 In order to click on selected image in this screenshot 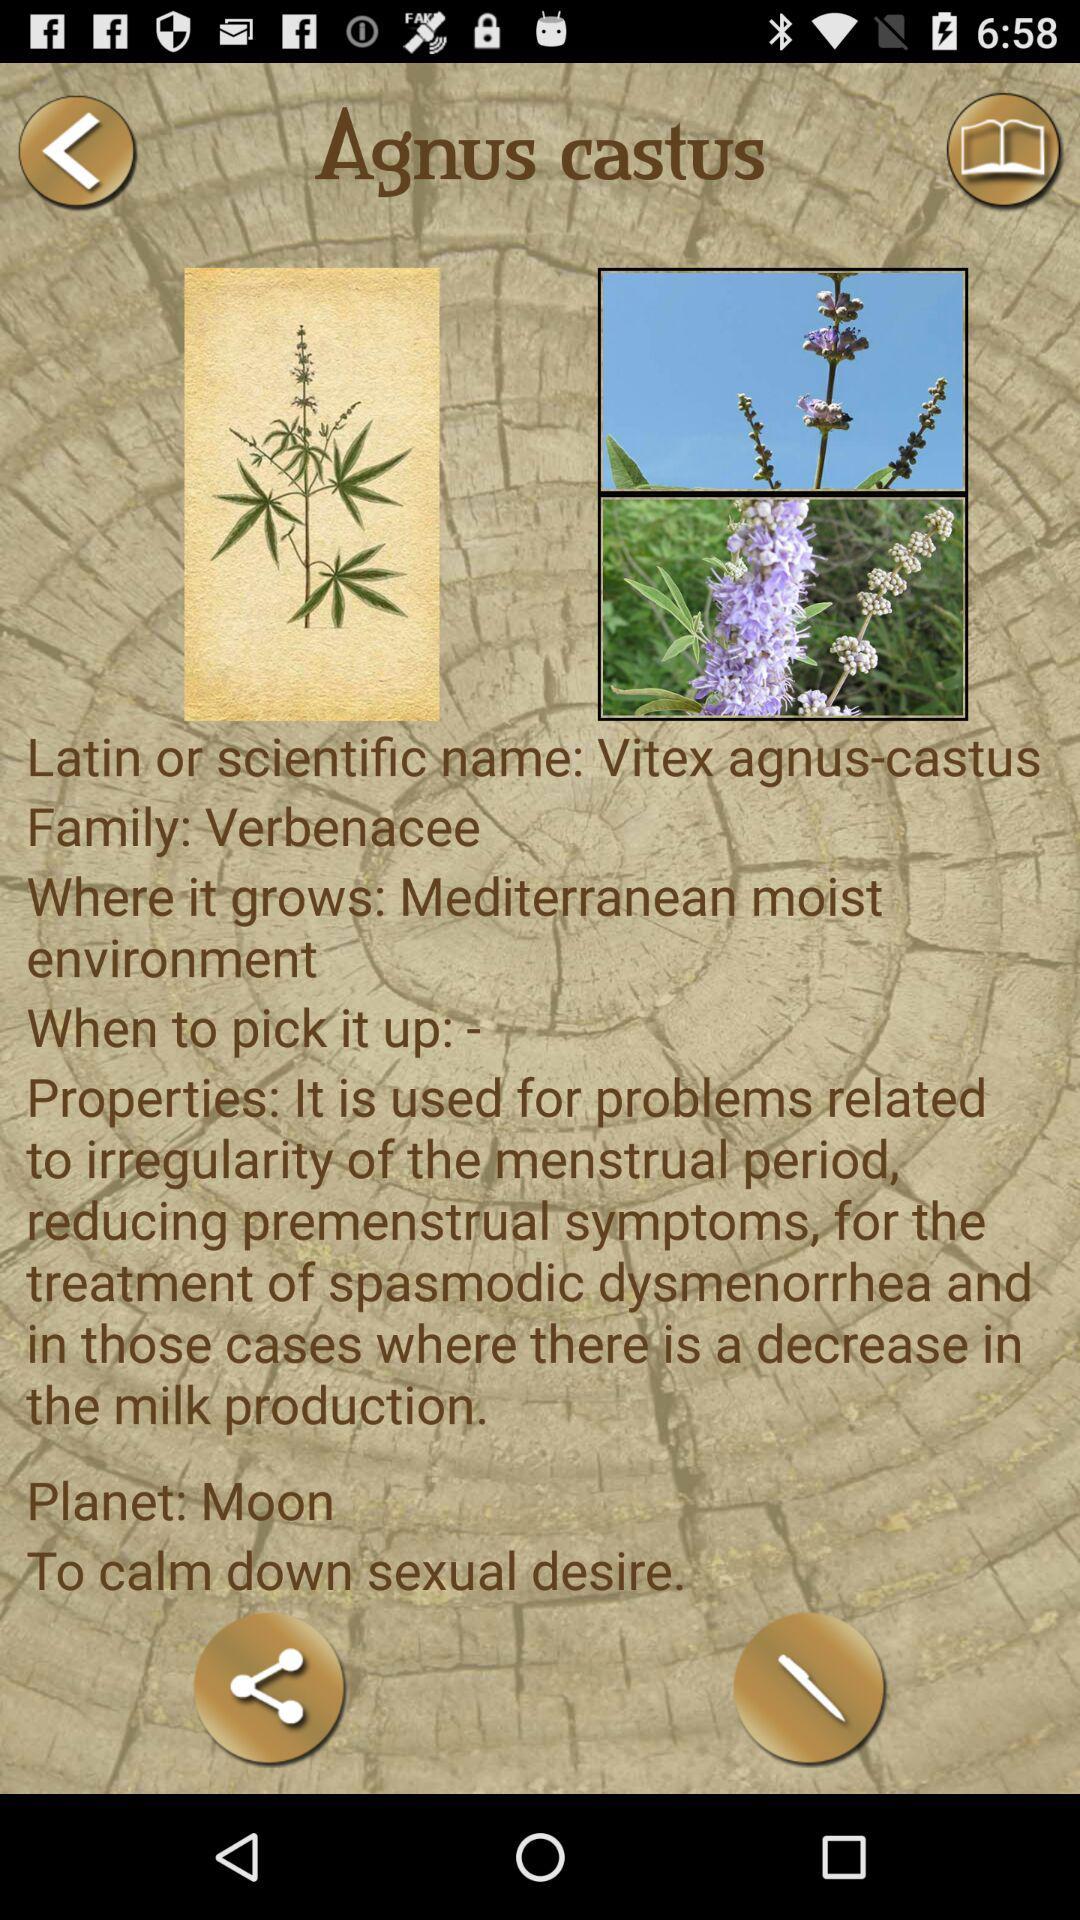, I will do `click(312, 494)`.